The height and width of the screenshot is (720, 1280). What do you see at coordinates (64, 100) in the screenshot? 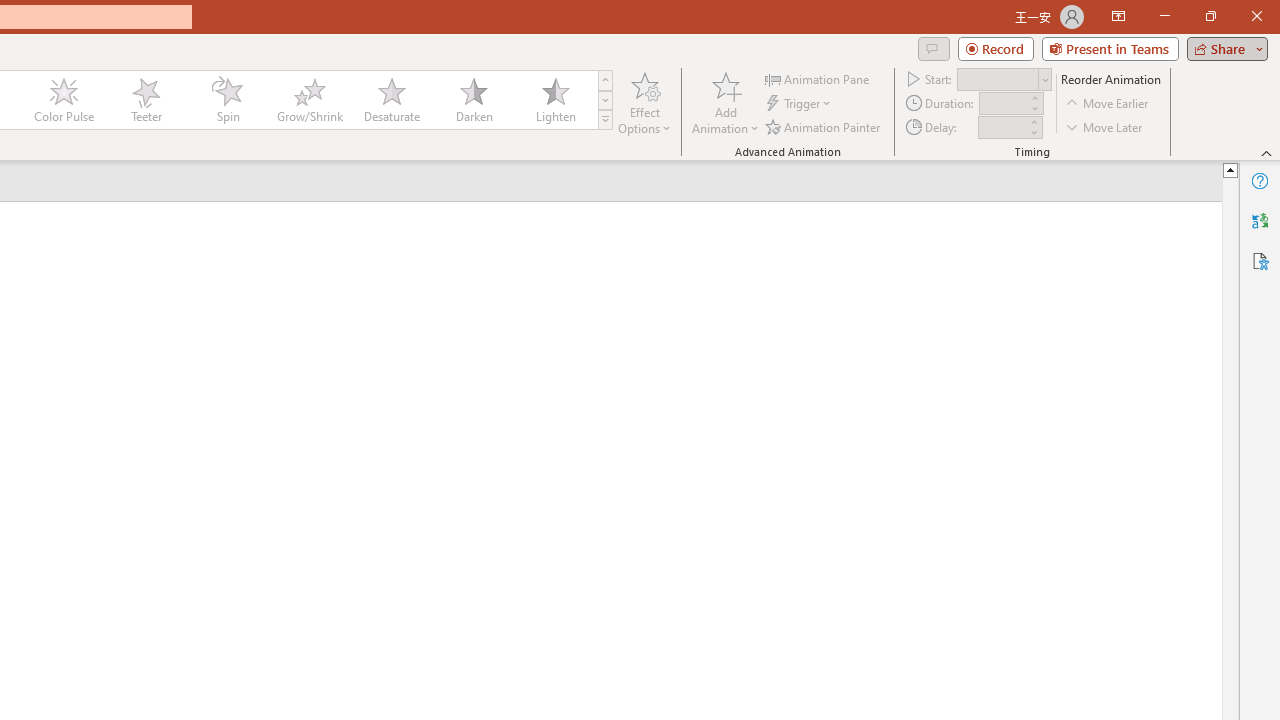
I see `'Color Pulse'` at bounding box center [64, 100].